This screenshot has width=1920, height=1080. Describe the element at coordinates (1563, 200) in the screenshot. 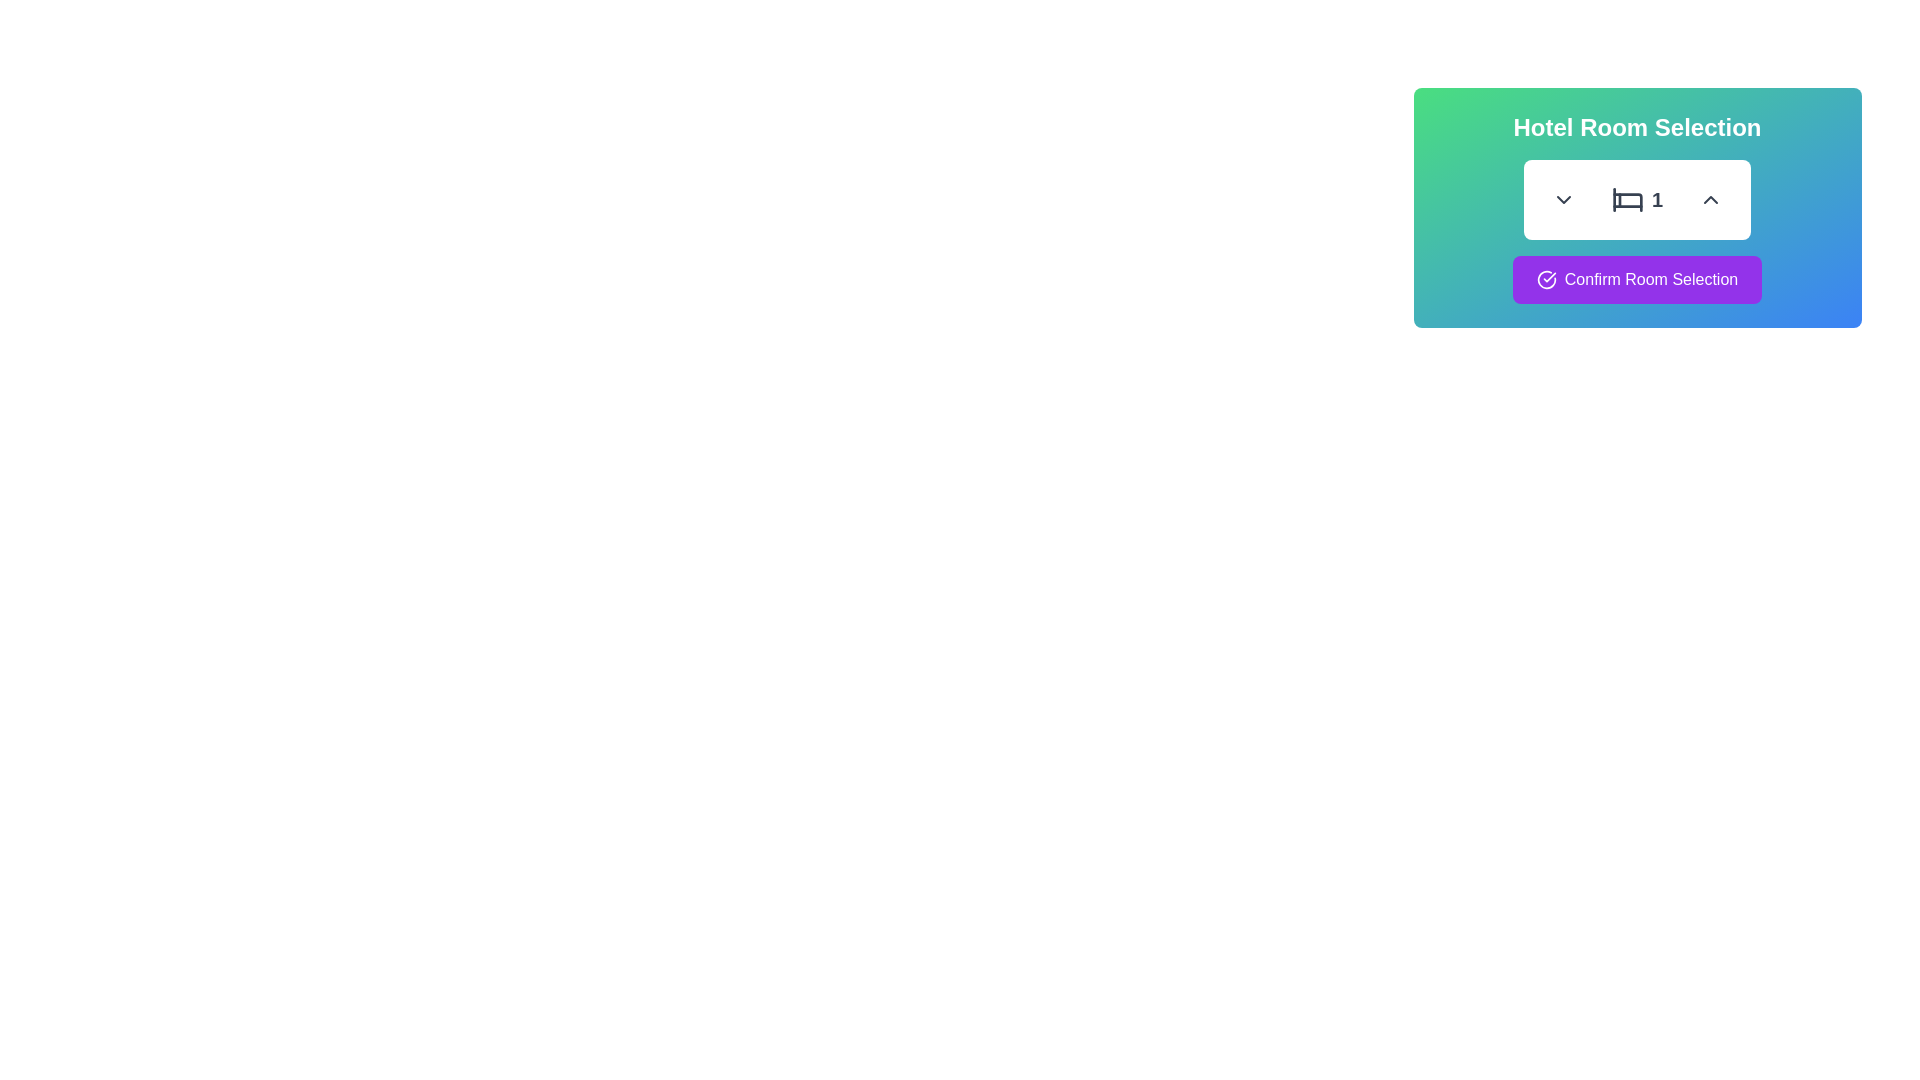

I see `the down-facing chevron icon located within a circular button in the top-right section of the white card interface` at that location.